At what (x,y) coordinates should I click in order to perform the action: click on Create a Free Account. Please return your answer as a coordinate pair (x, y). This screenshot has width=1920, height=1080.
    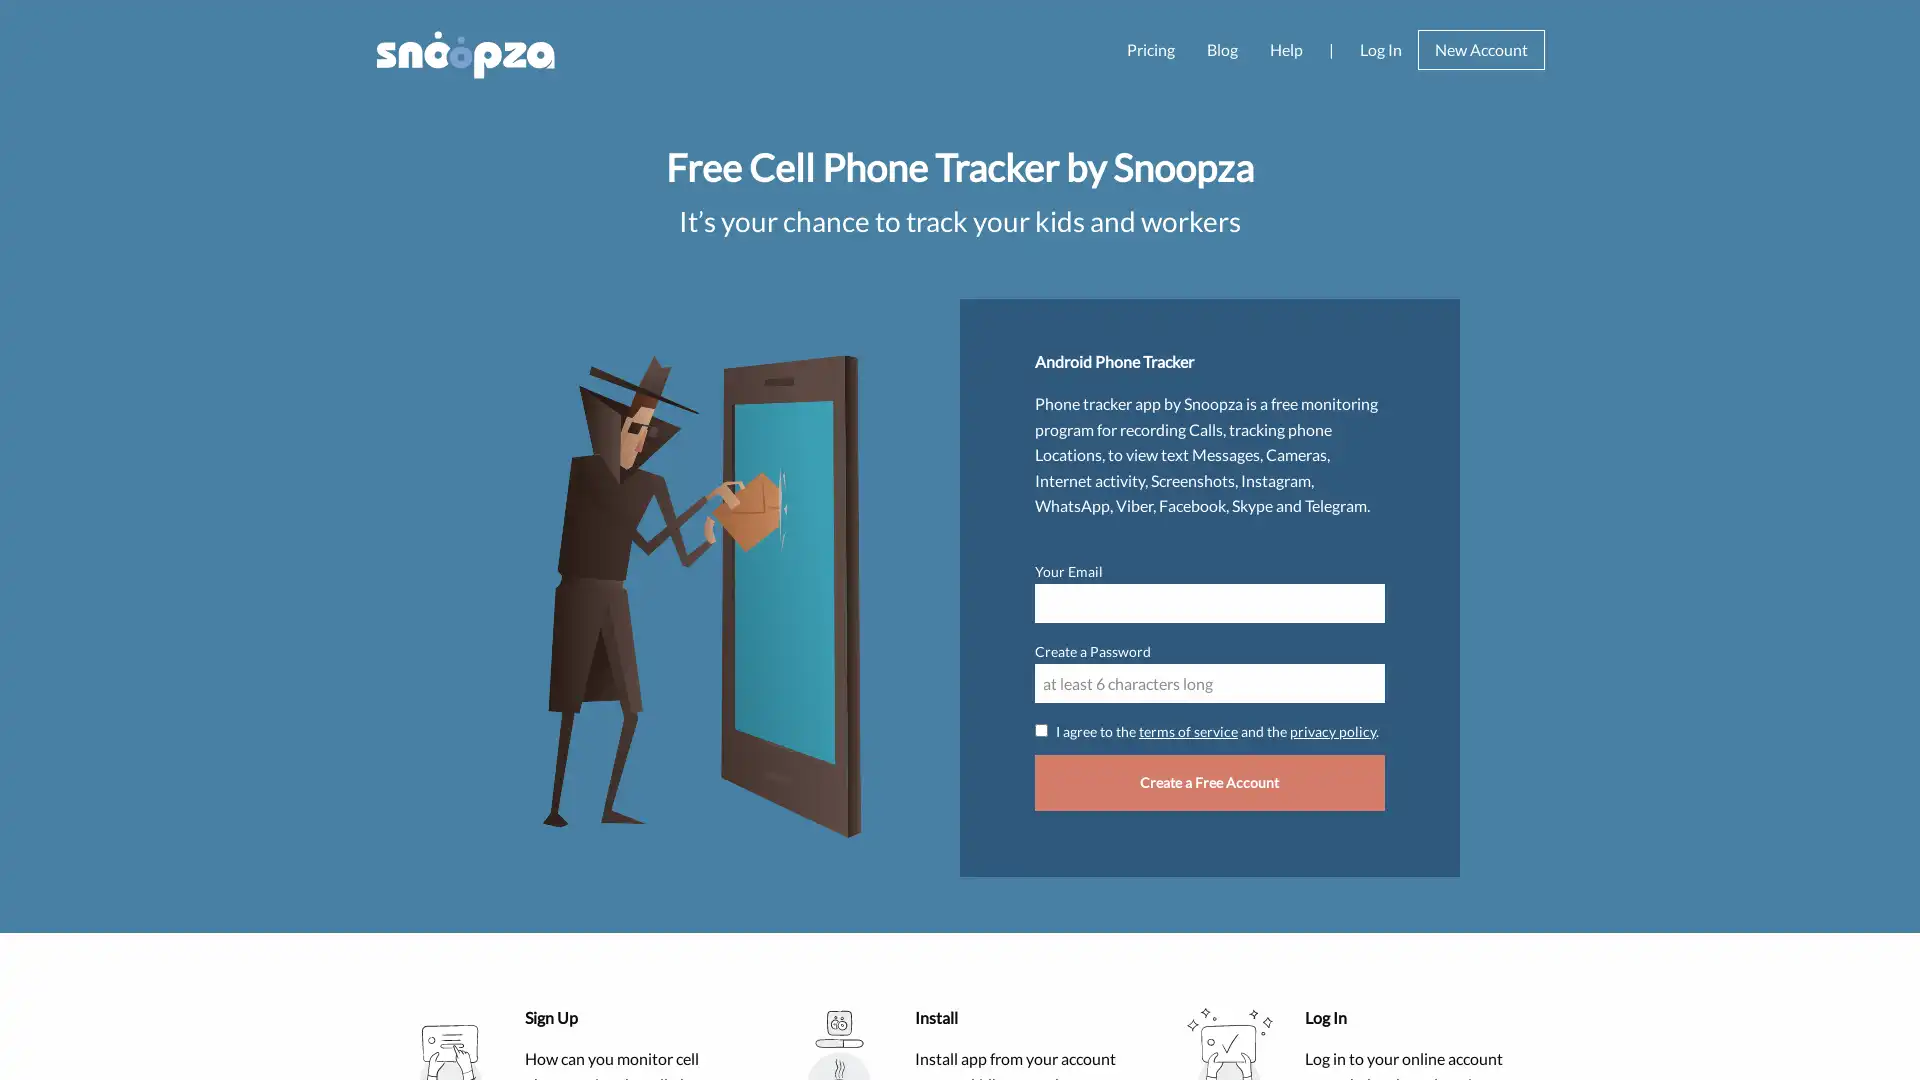
    Looking at the image, I should click on (1208, 781).